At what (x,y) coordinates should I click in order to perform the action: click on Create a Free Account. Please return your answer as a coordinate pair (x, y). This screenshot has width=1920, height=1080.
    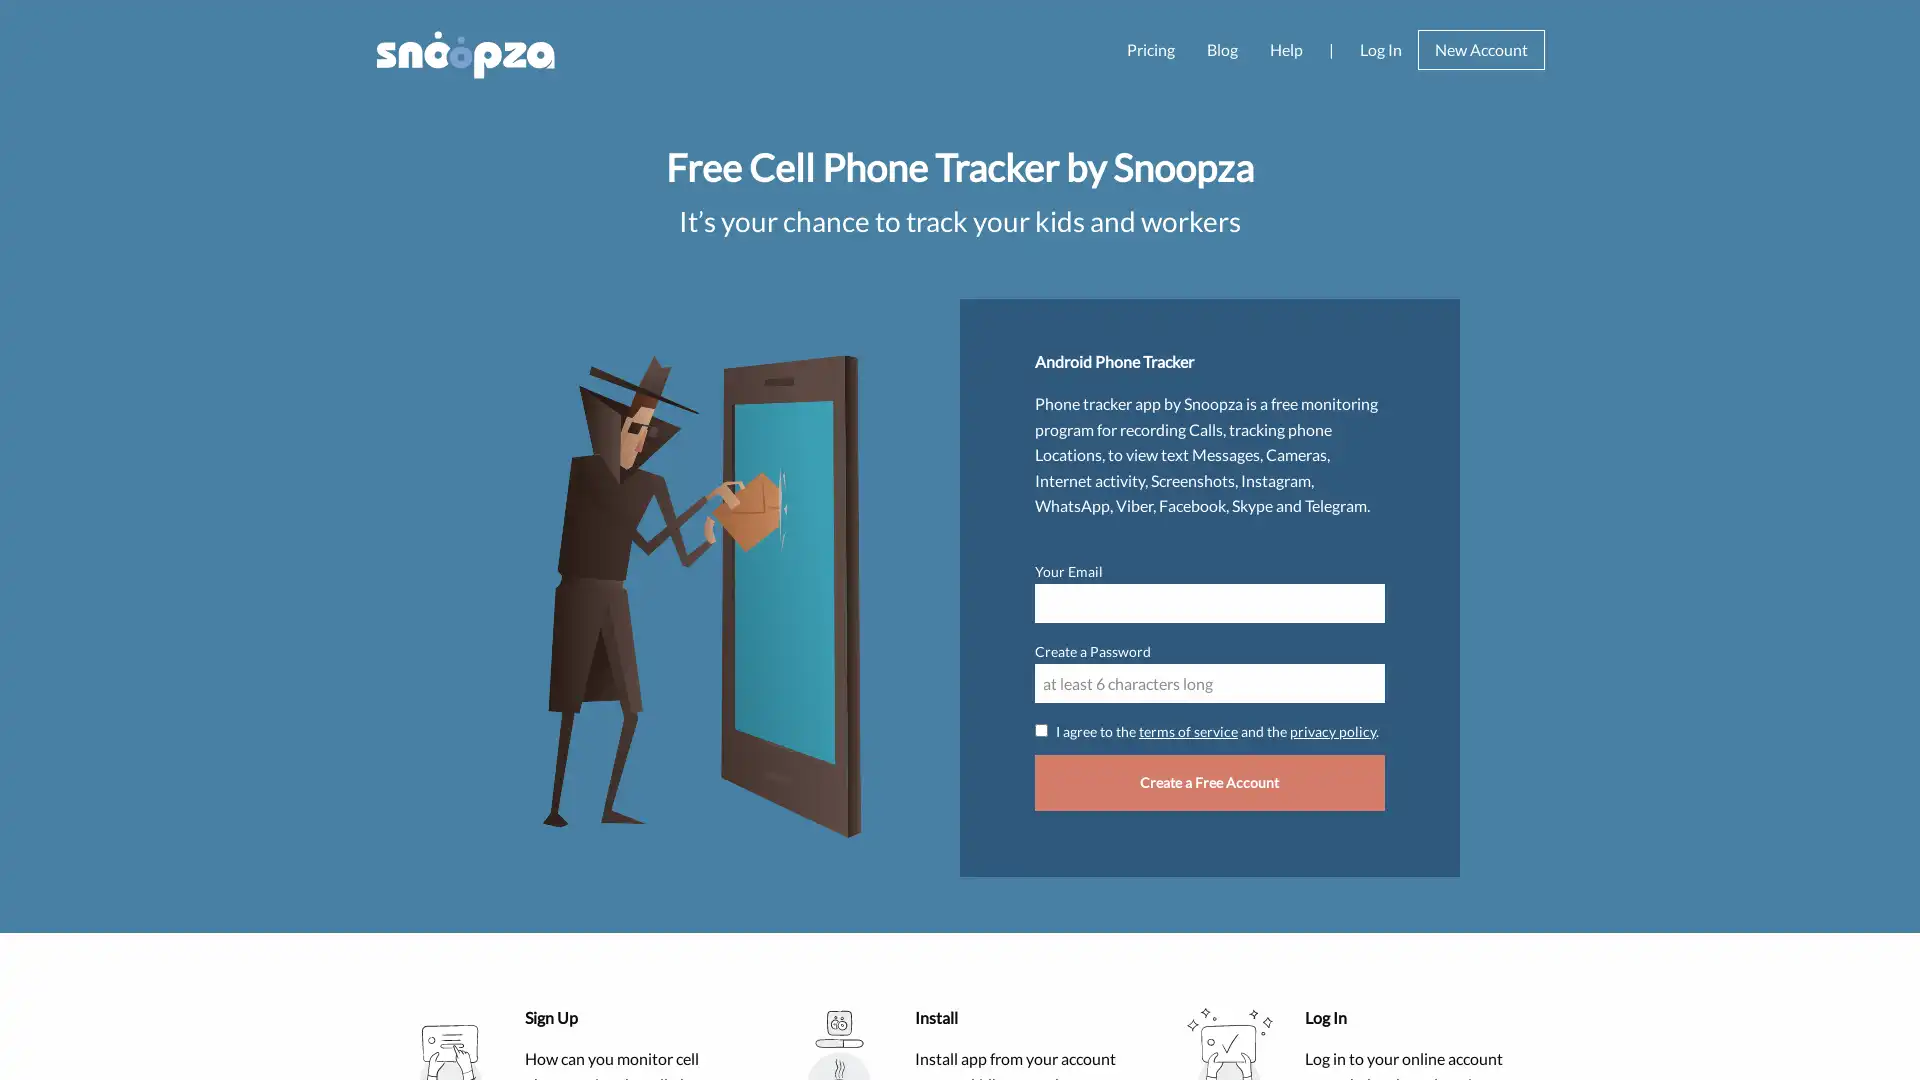
    Looking at the image, I should click on (1208, 781).